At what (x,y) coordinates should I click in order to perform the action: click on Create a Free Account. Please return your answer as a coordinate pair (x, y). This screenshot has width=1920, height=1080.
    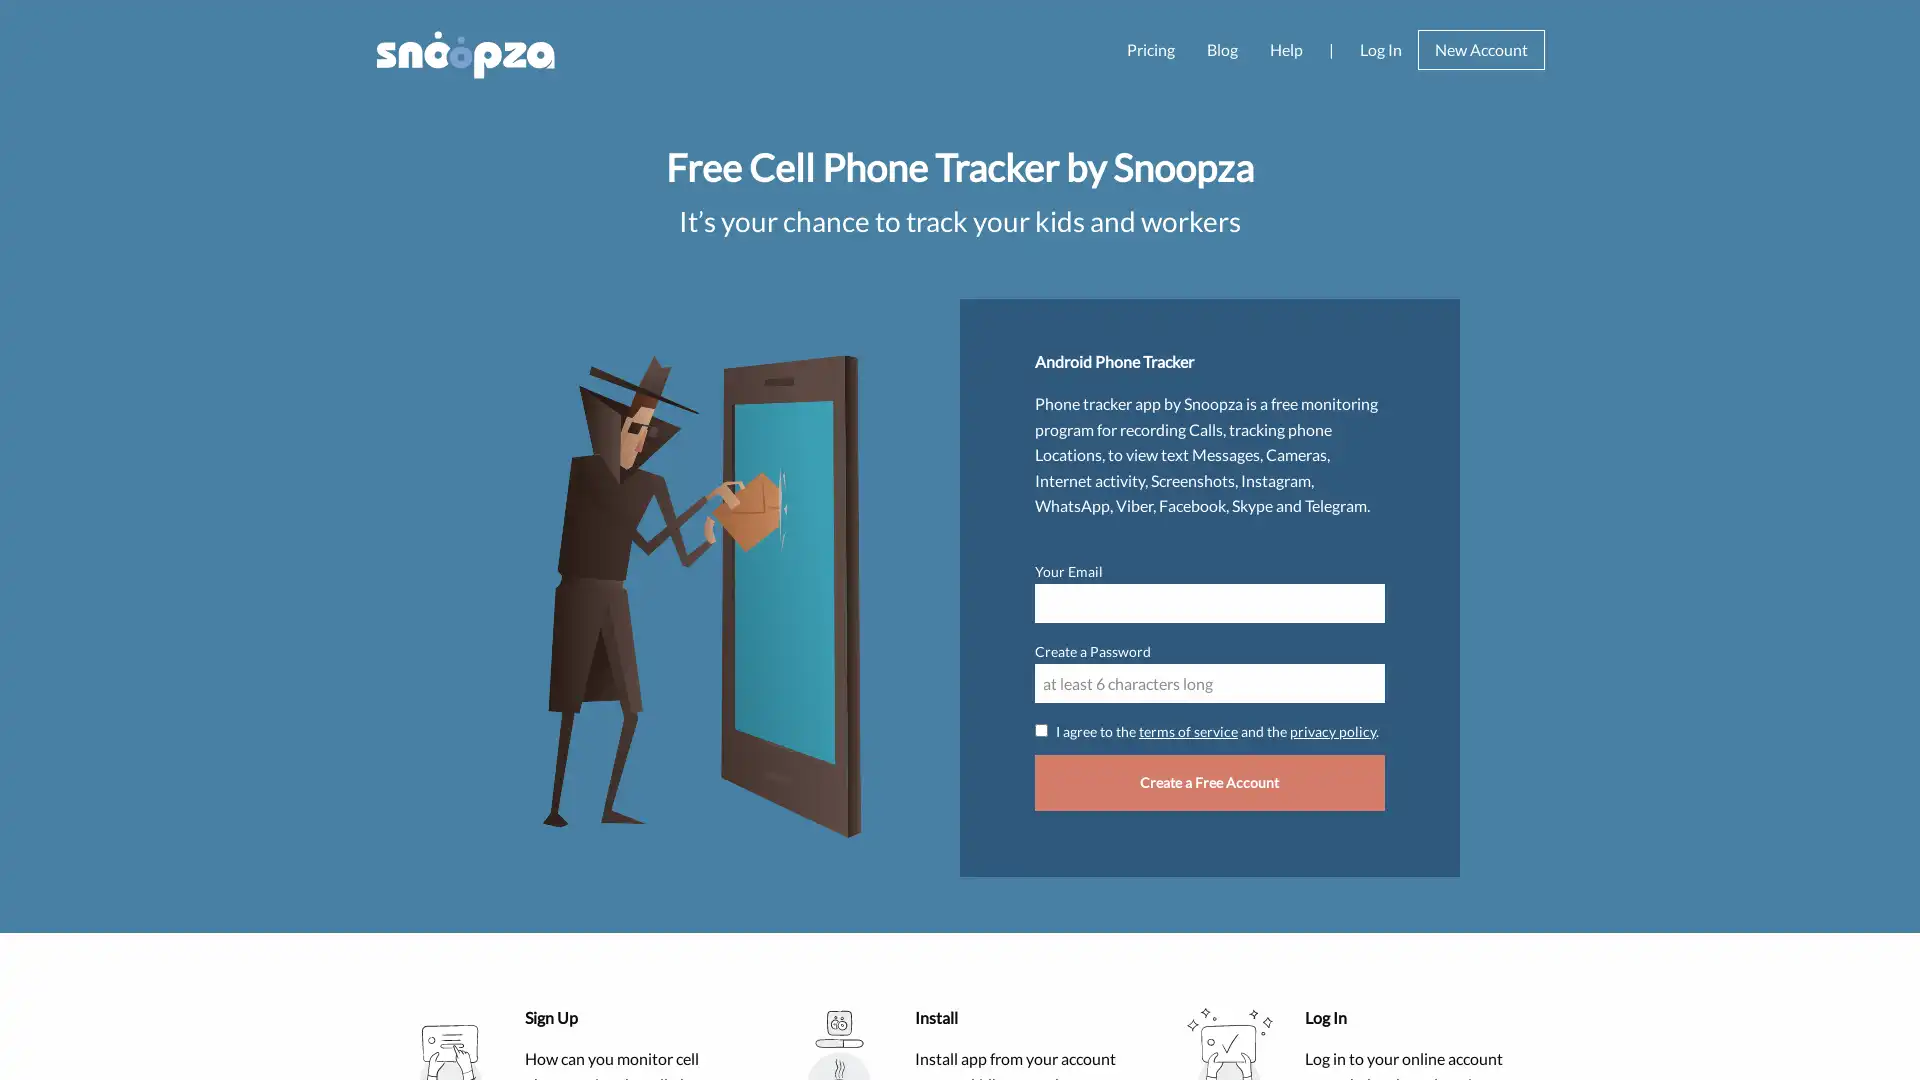
    Looking at the image, I should click on (1208, 781).